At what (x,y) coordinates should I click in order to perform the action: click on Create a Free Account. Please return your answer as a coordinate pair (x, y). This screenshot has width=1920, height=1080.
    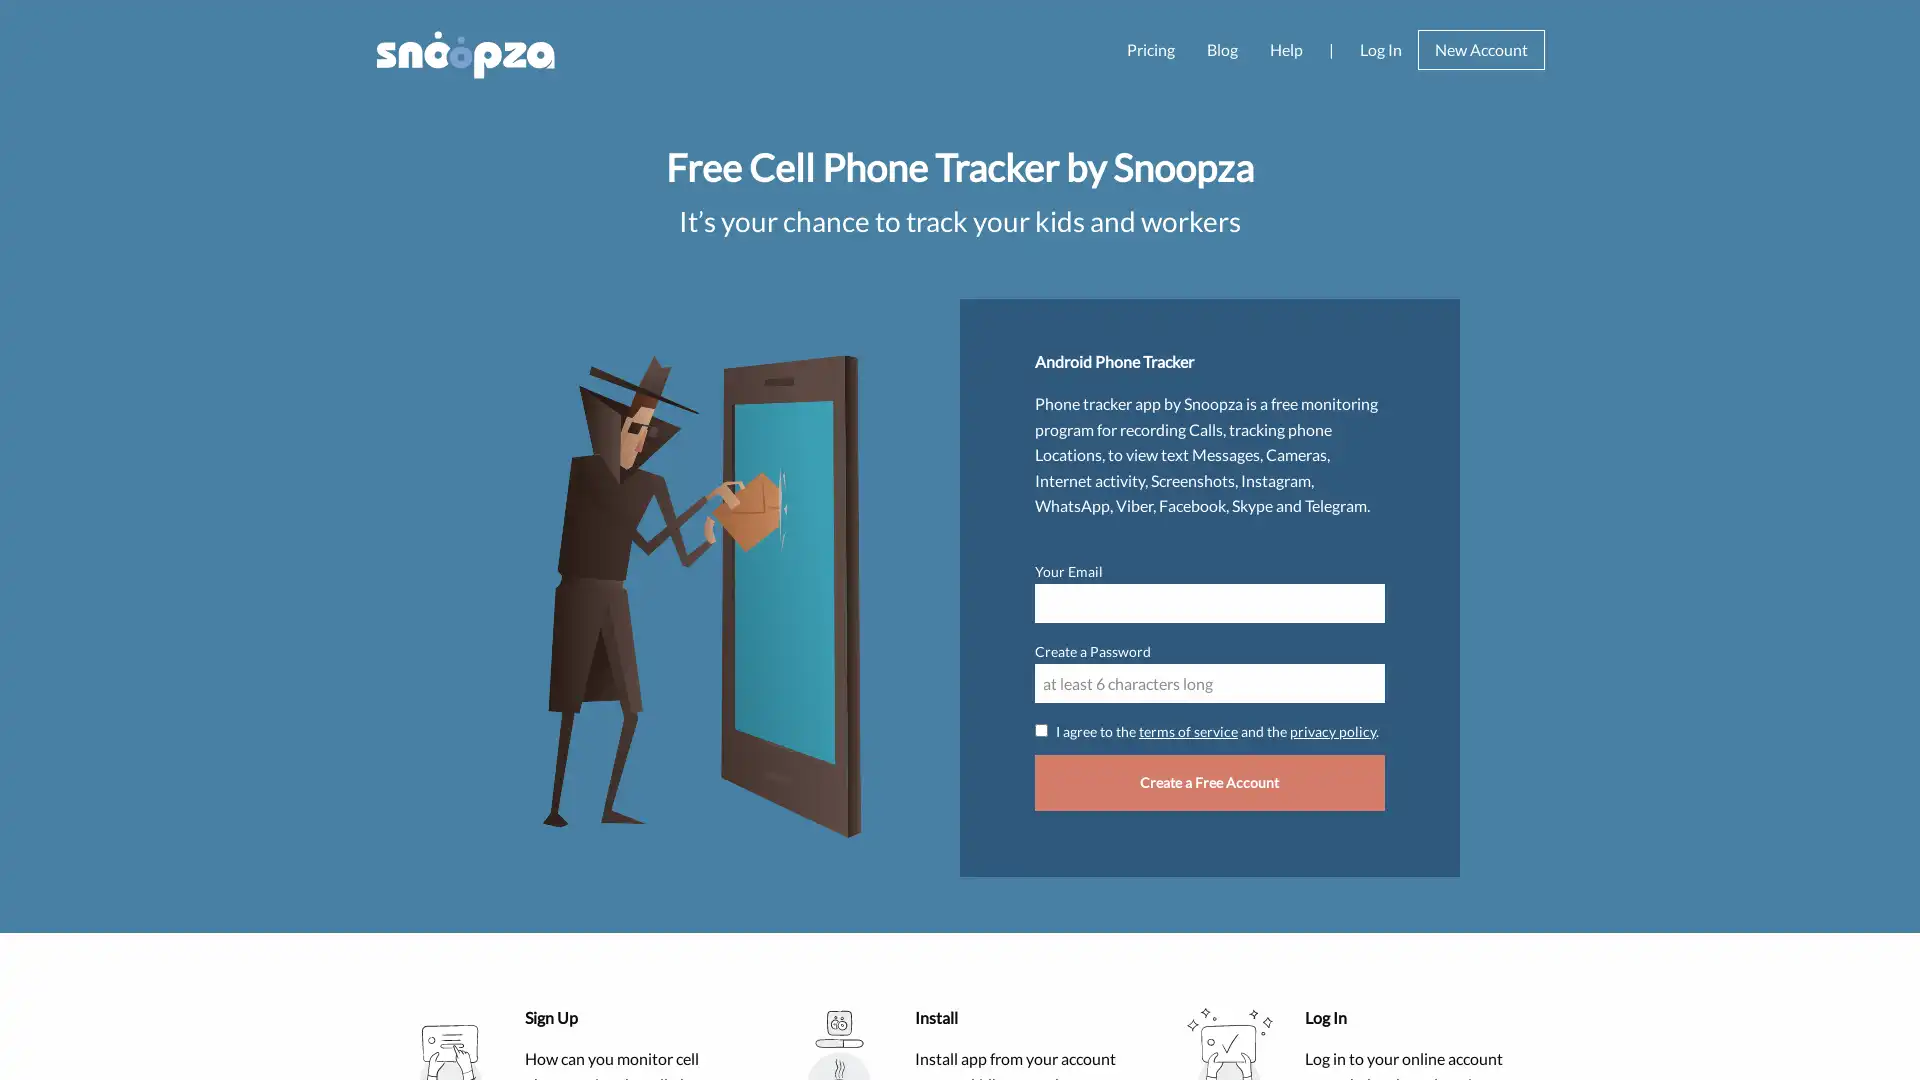
    Looking at the image, I should click on (1208, 781).